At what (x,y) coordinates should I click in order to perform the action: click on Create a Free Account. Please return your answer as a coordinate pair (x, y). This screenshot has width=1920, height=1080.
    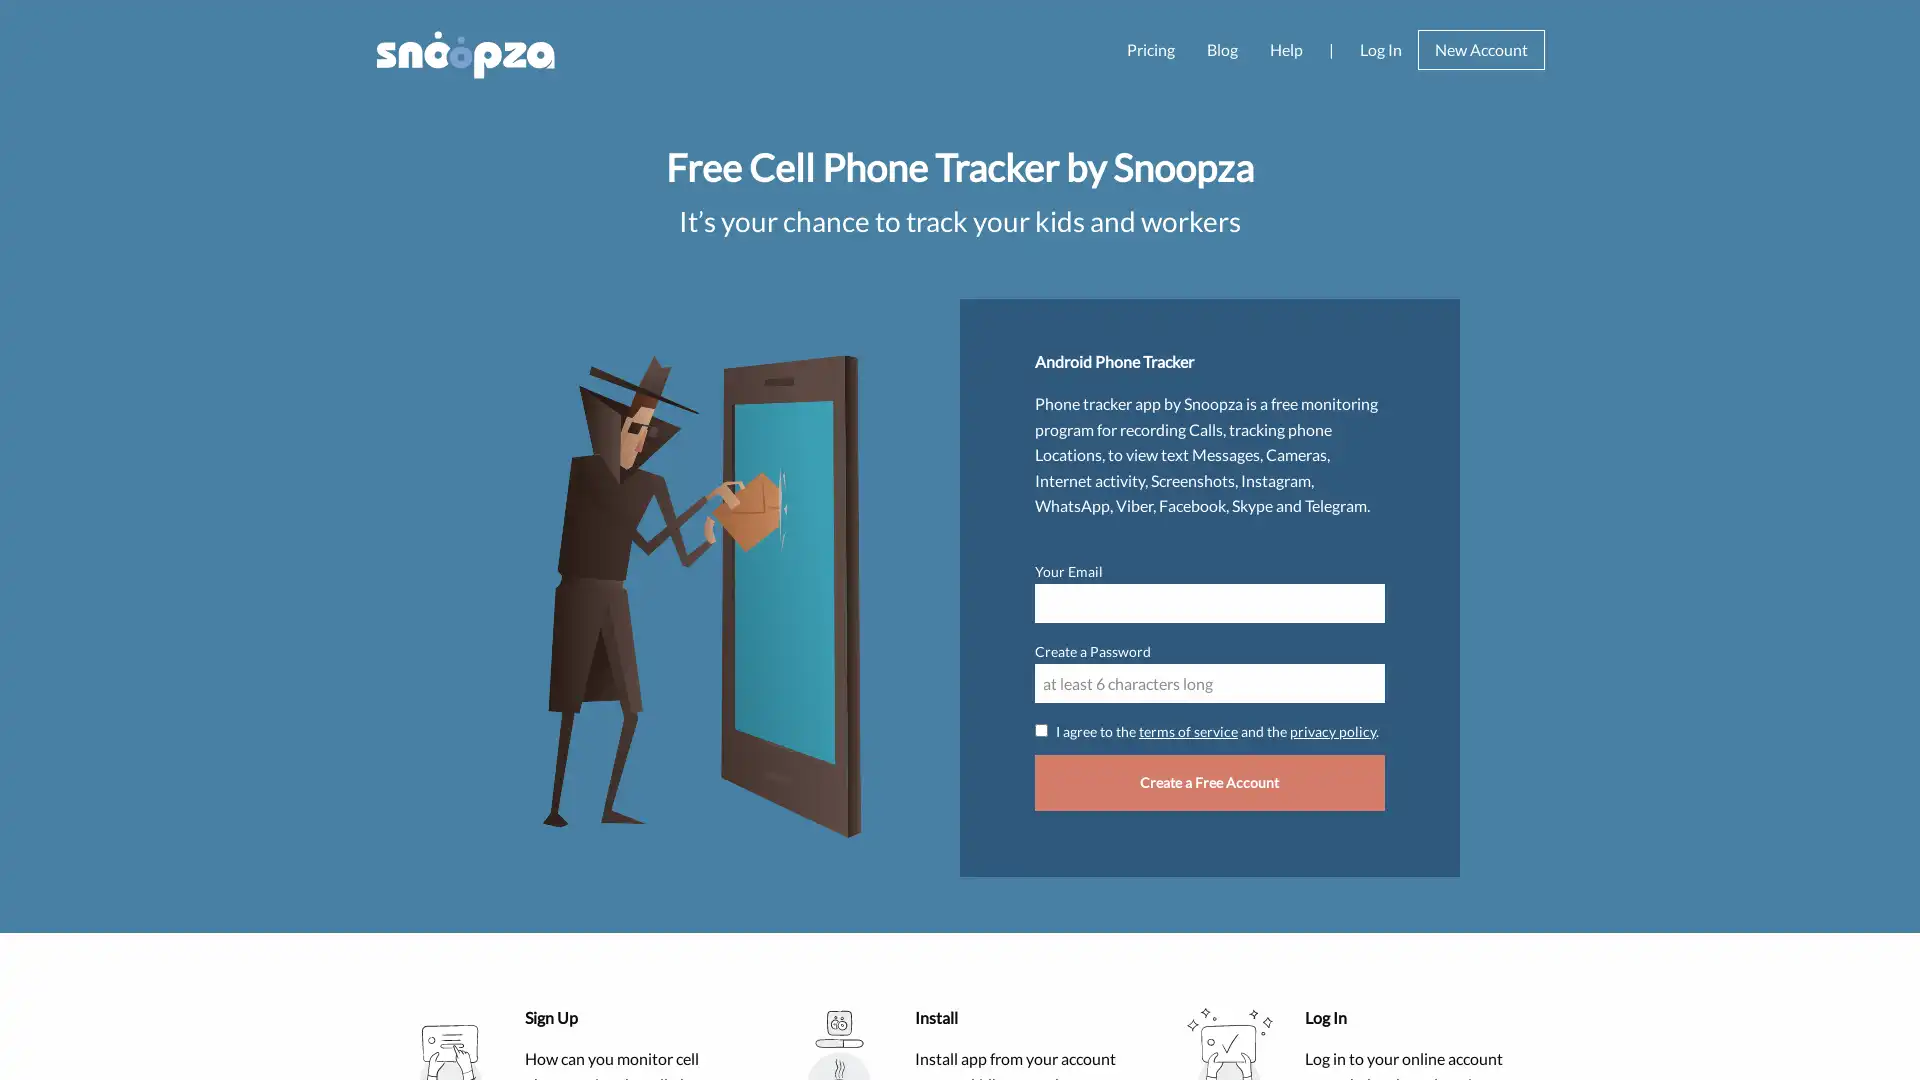
    Looking at the image, I should click on (1208, 781).